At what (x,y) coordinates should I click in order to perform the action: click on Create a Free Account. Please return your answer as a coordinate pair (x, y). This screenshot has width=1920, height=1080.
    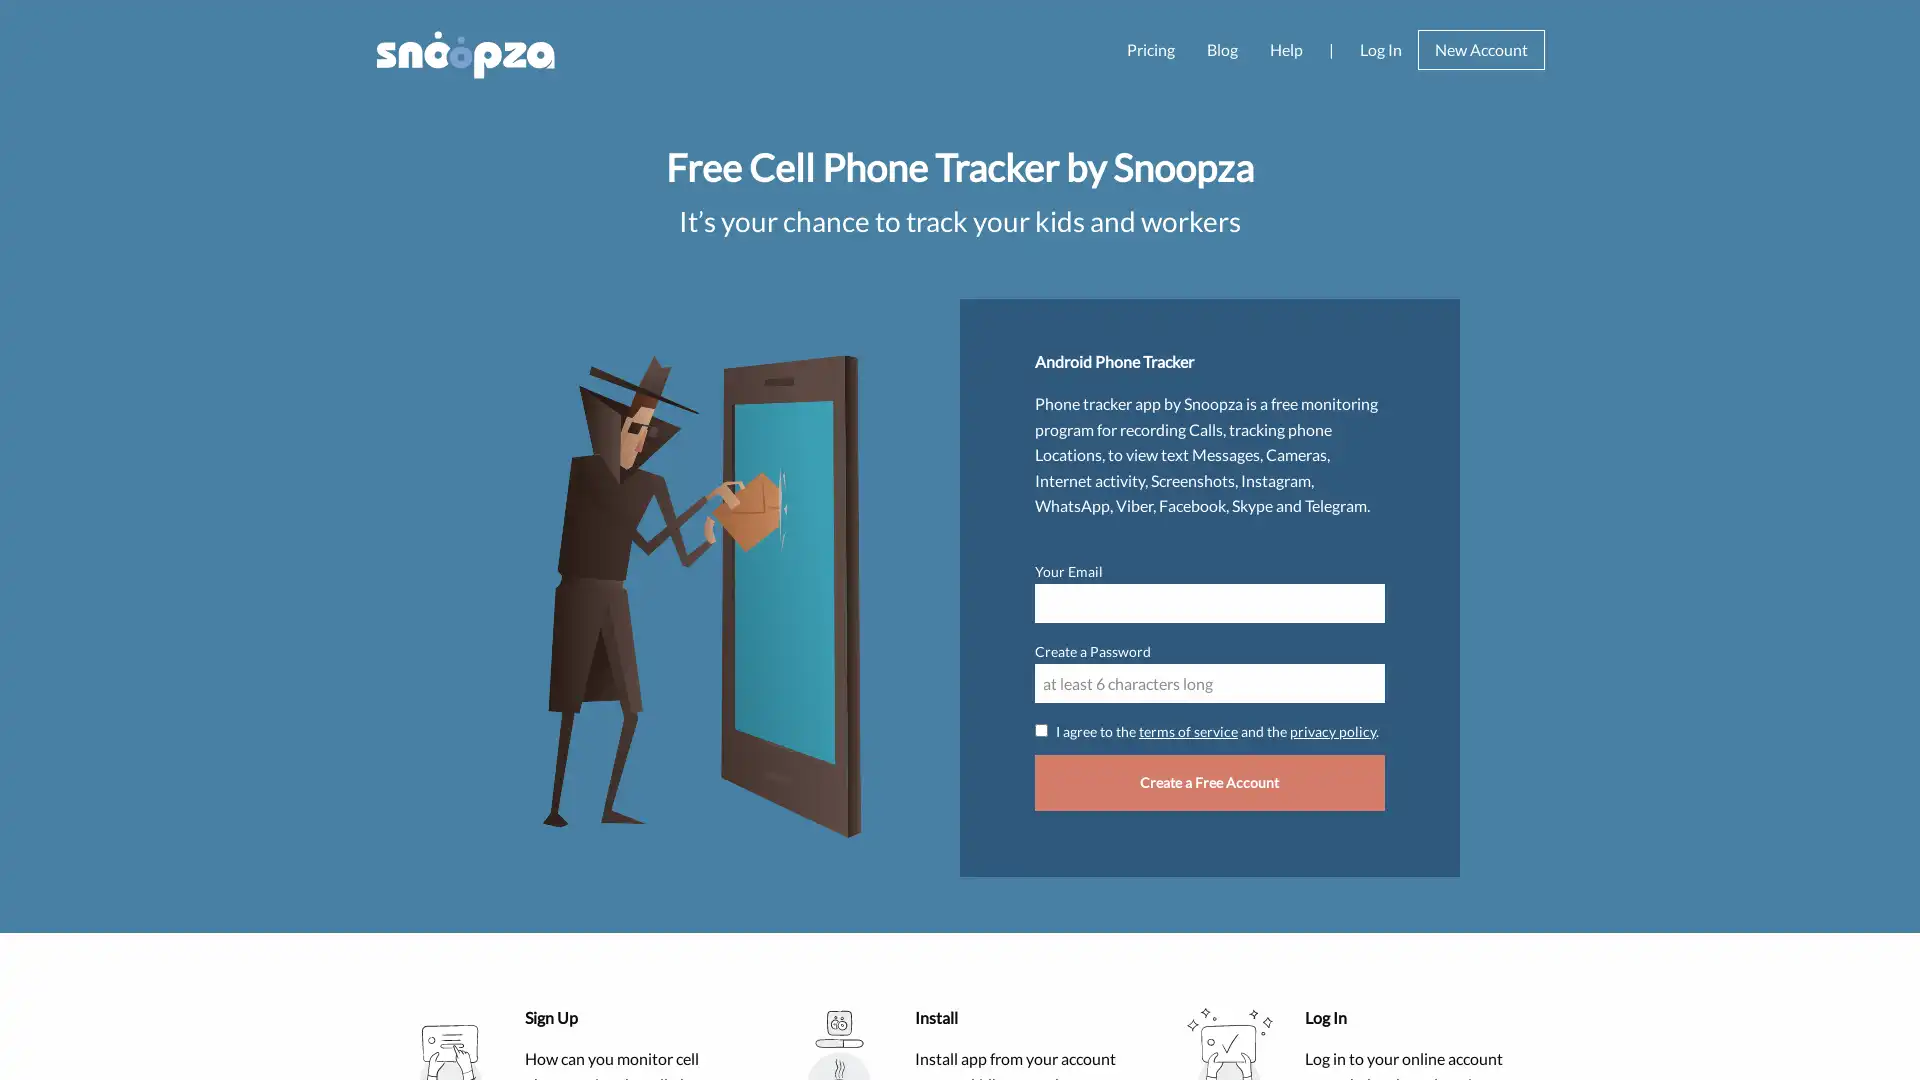
    Looking at the image, I should click on (1208, 781).